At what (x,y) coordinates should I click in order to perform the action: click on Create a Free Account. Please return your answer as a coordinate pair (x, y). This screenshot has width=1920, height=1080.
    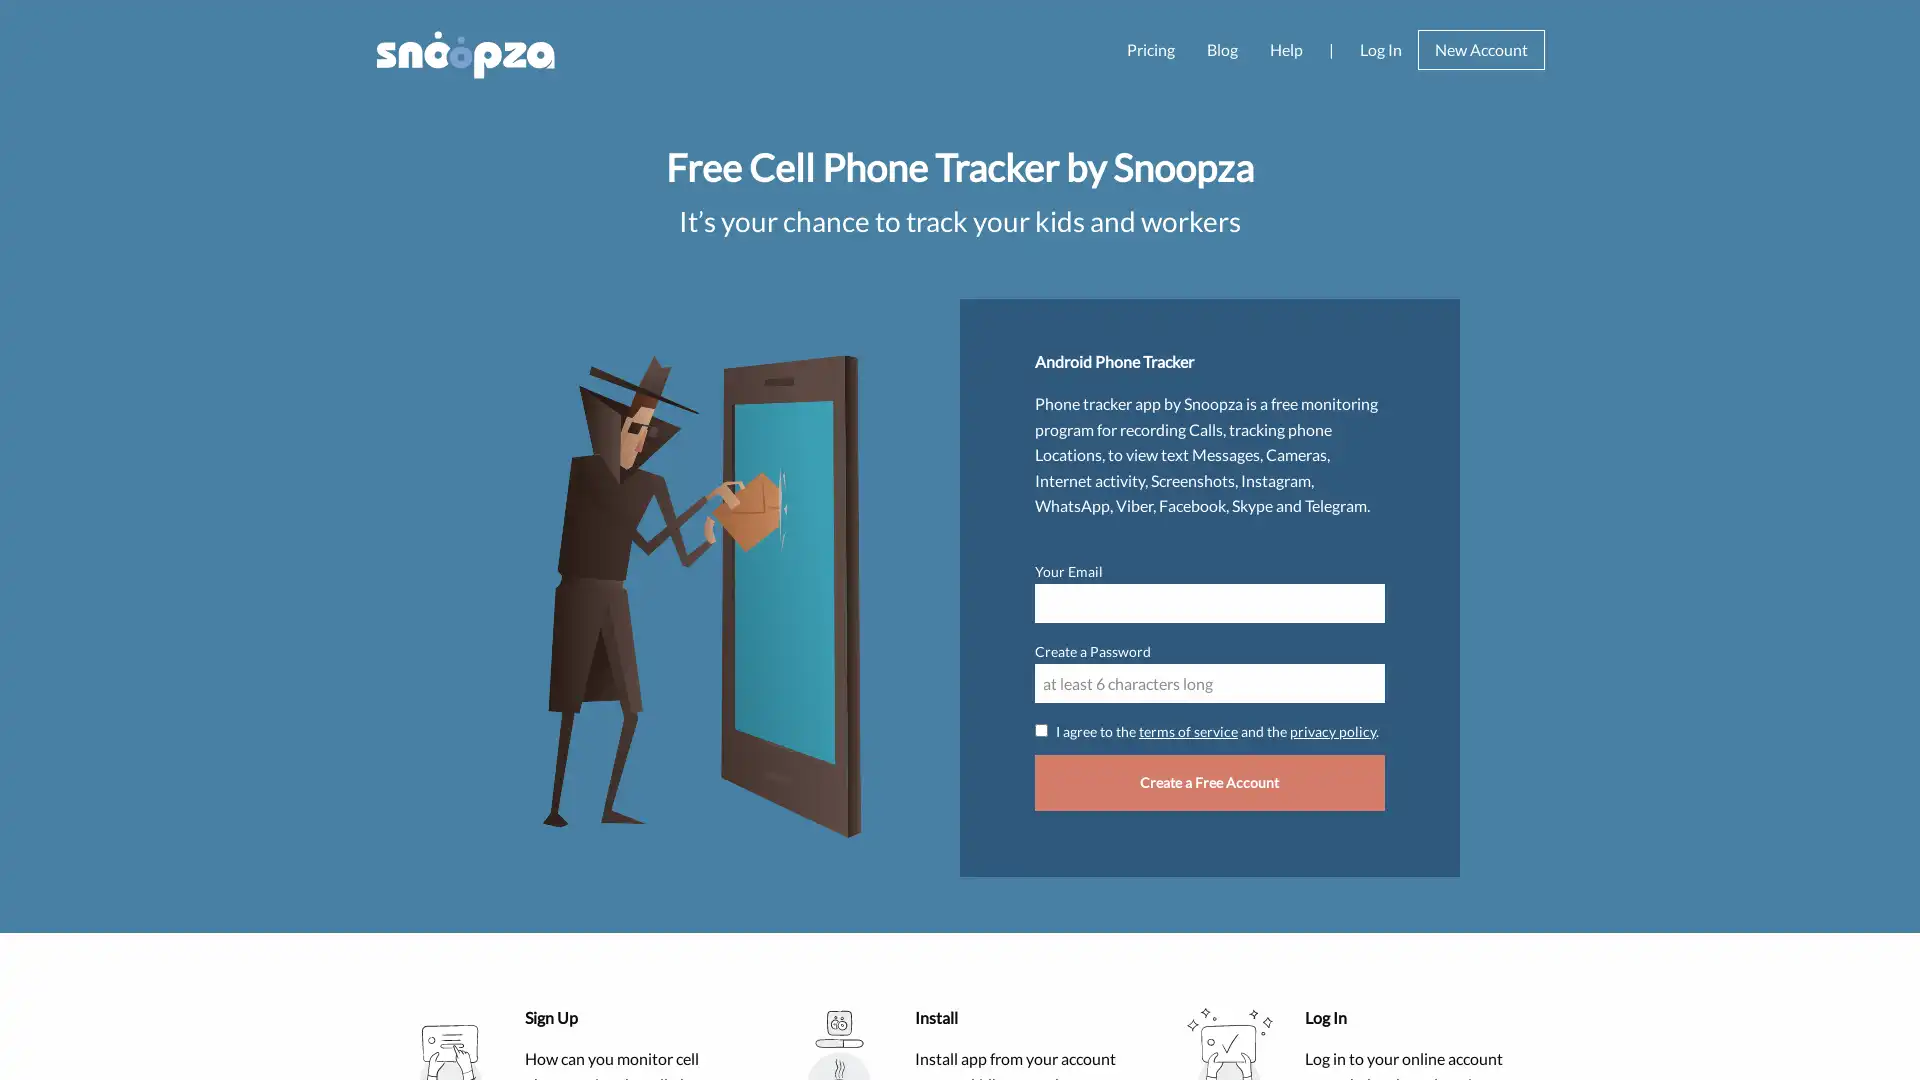
    Looking at the image, I should click on (1208, 781).